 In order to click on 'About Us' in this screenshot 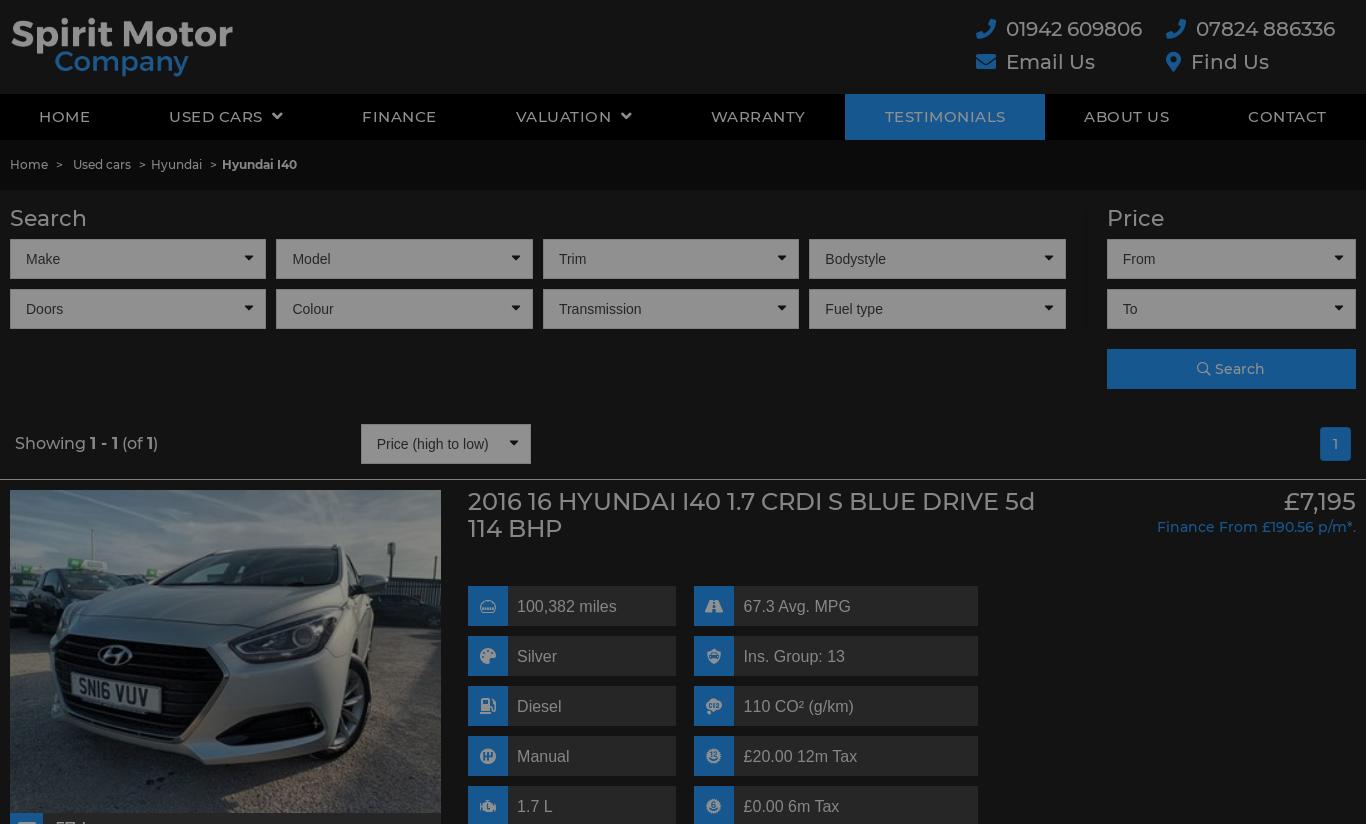, I will do `click(1125, 116)`.